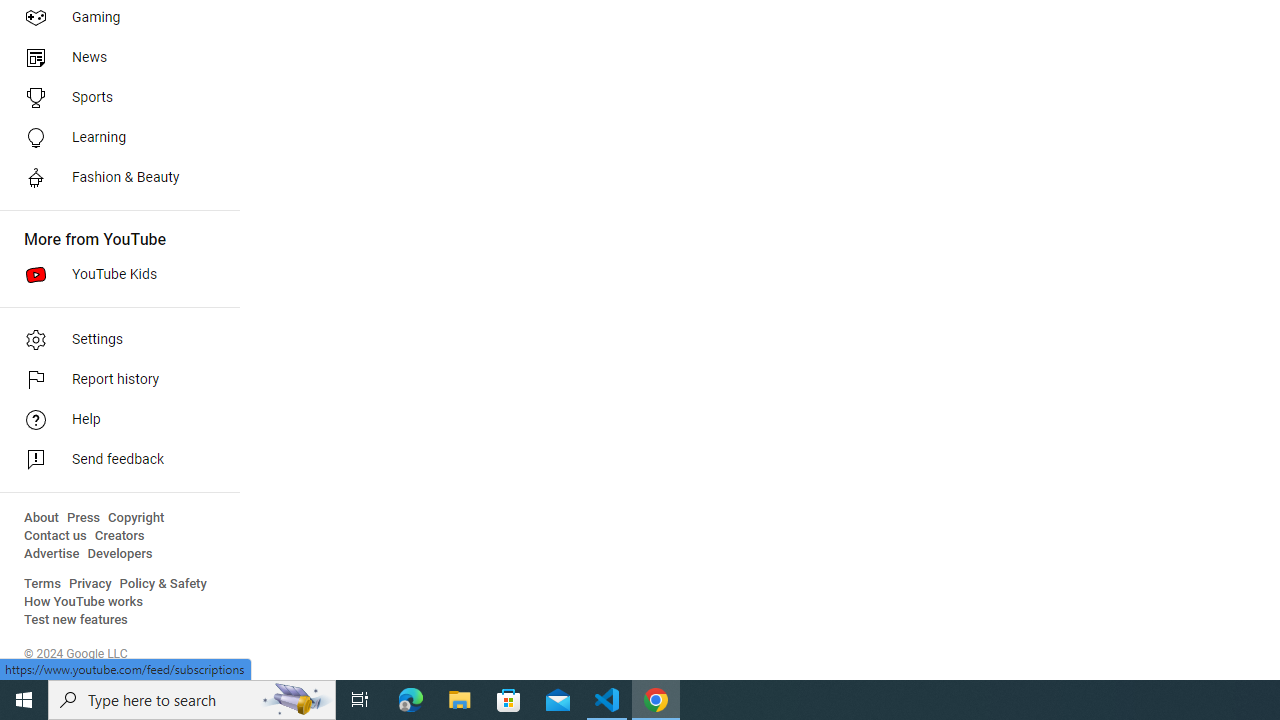  I want to click on 'How YouTube works', so click(82, 601).